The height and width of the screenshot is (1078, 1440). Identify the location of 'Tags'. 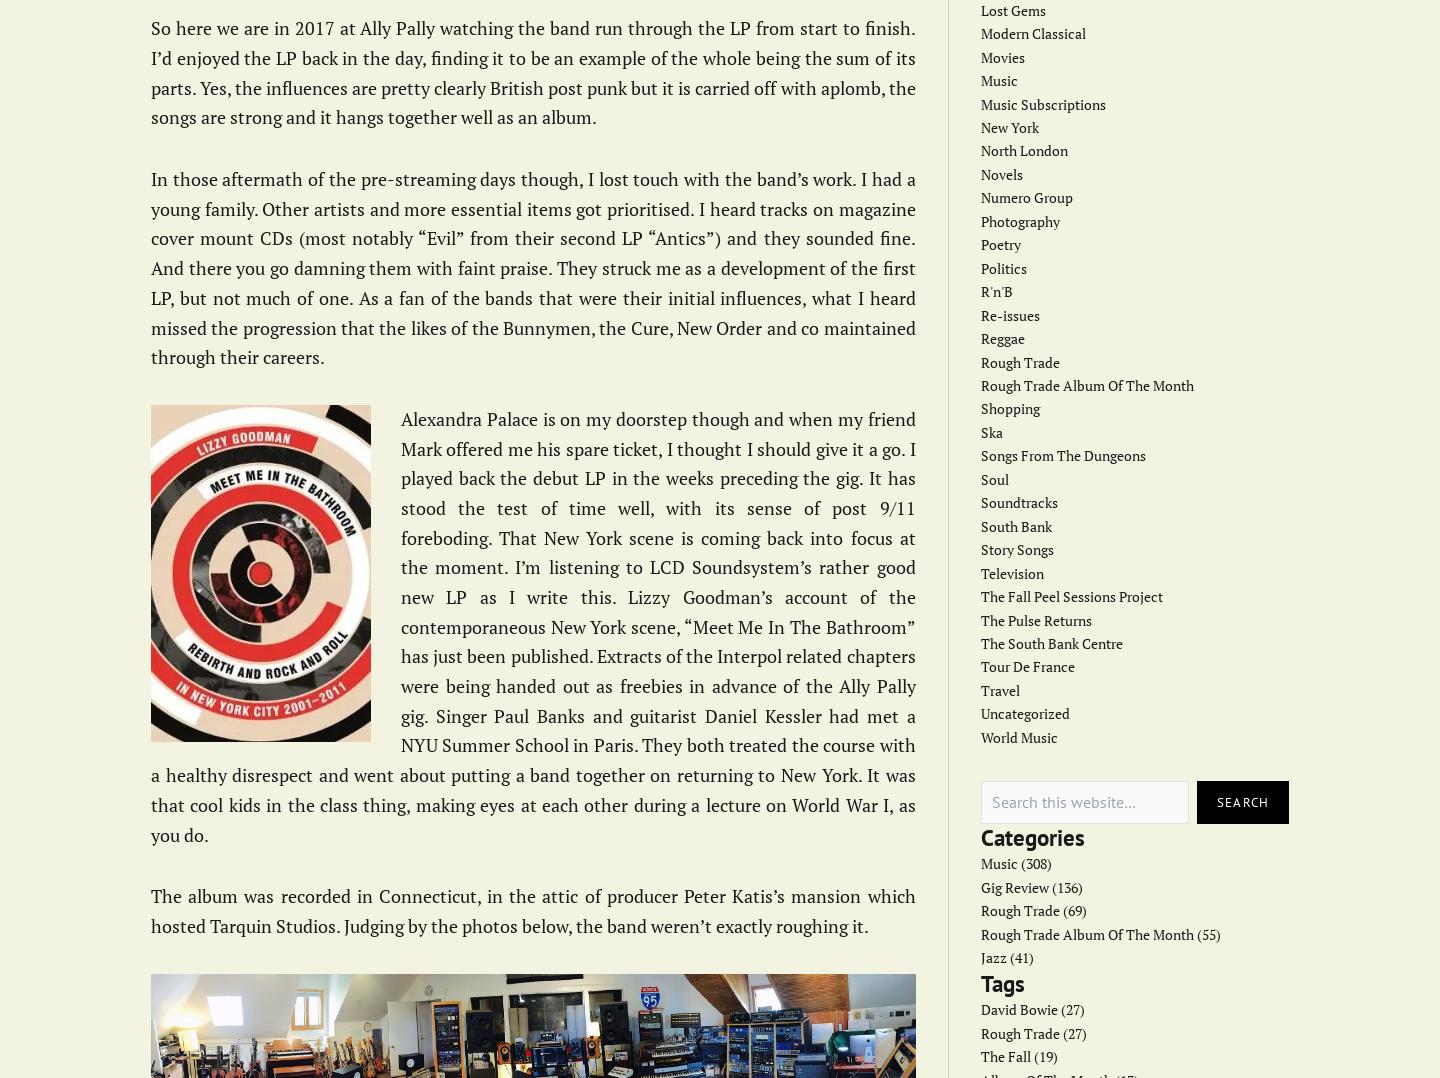
(979, 982).